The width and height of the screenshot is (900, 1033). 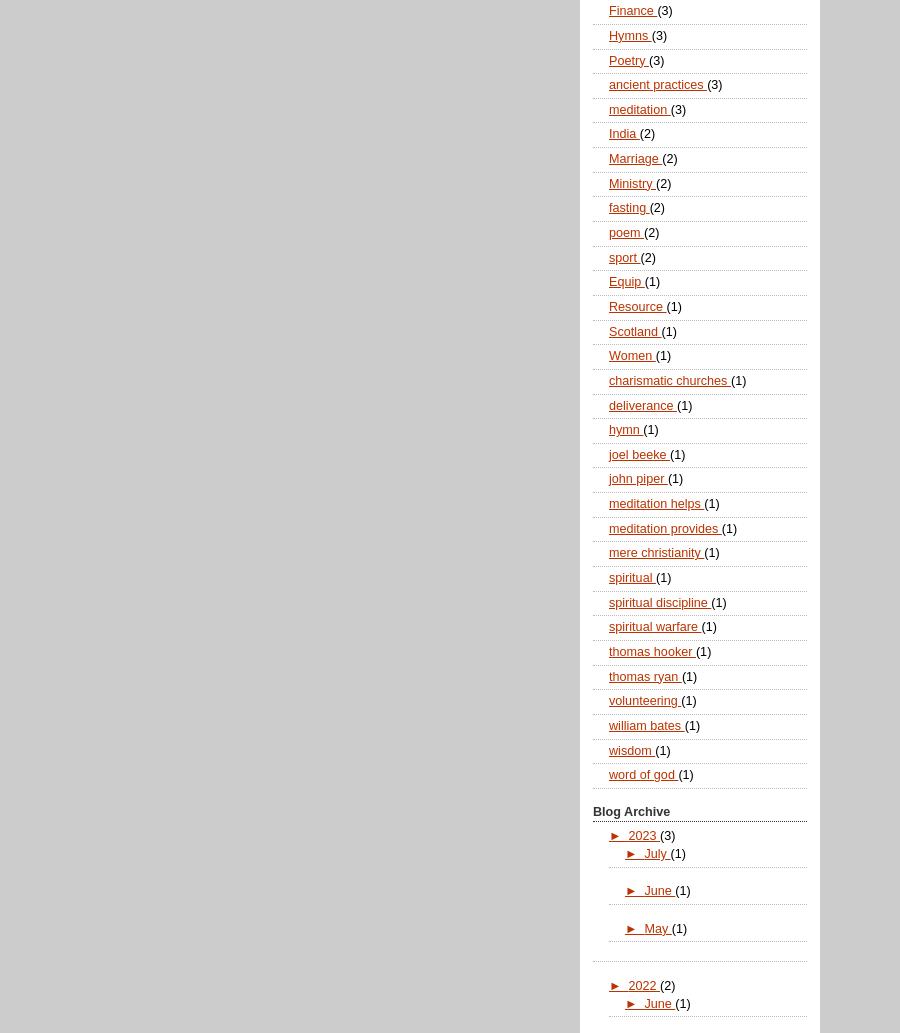 What do you see at coordinates (642, 405) in the screenshot?
I see `'deliverance'` at bounding box center [642, 405].